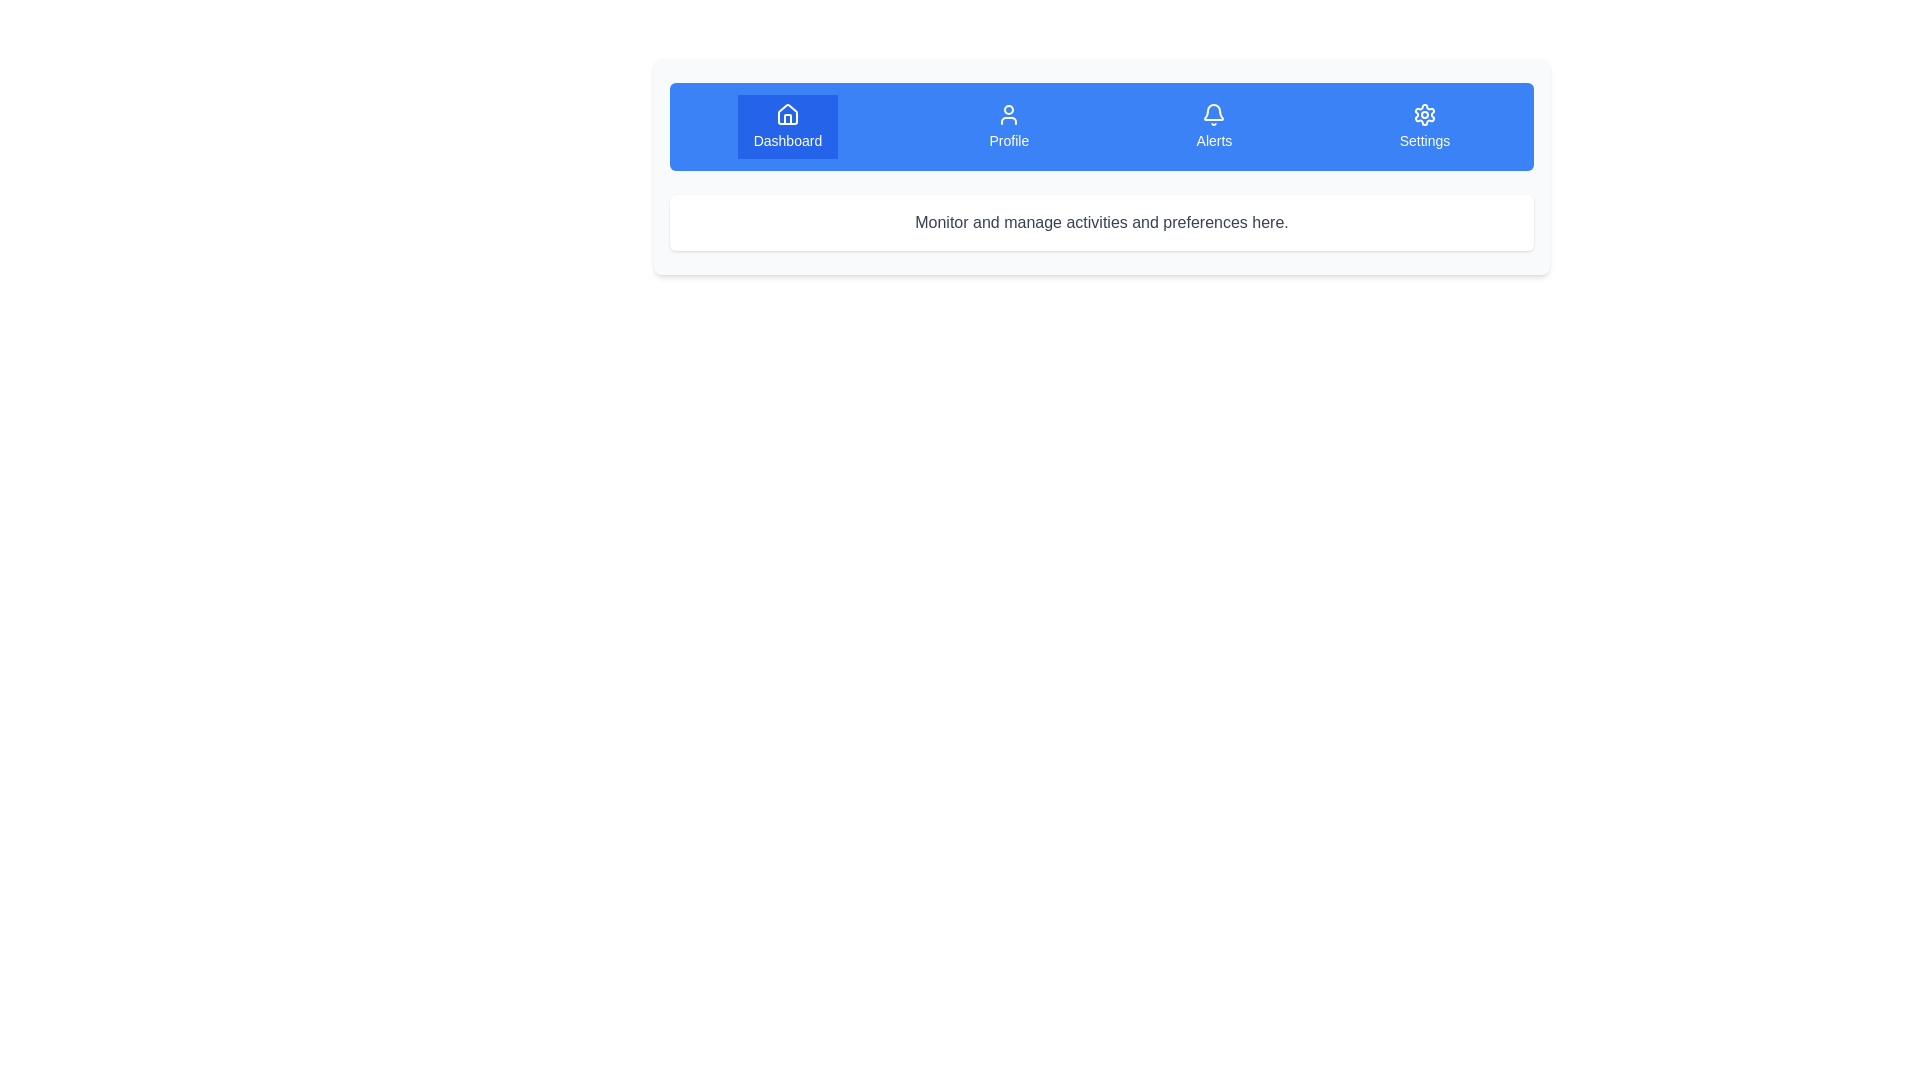  Describe the element at coordinates (1213, 115) in the screenshot. I see `the bell icon located in the top-menu navigation bar under the 'Alerts' section` at that location.